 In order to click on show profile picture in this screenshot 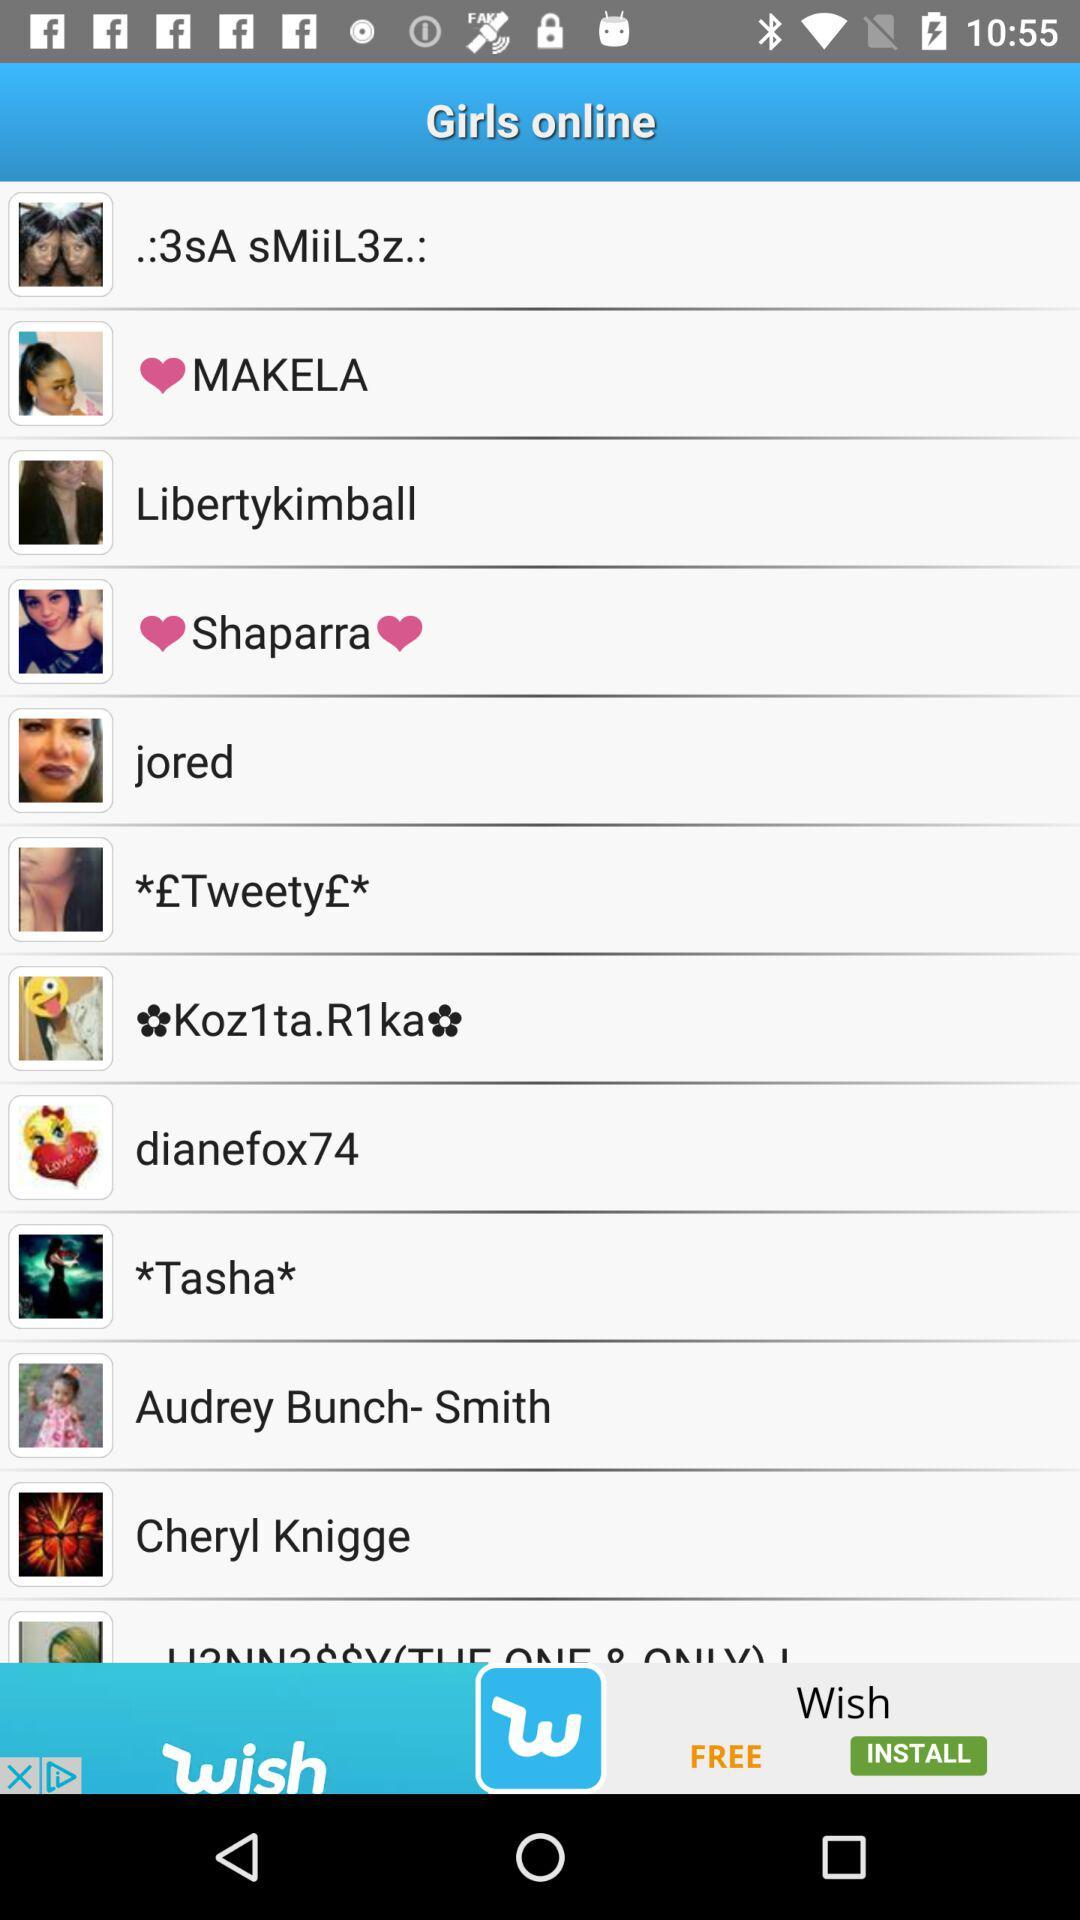, I will do `click(59, 1018)`.